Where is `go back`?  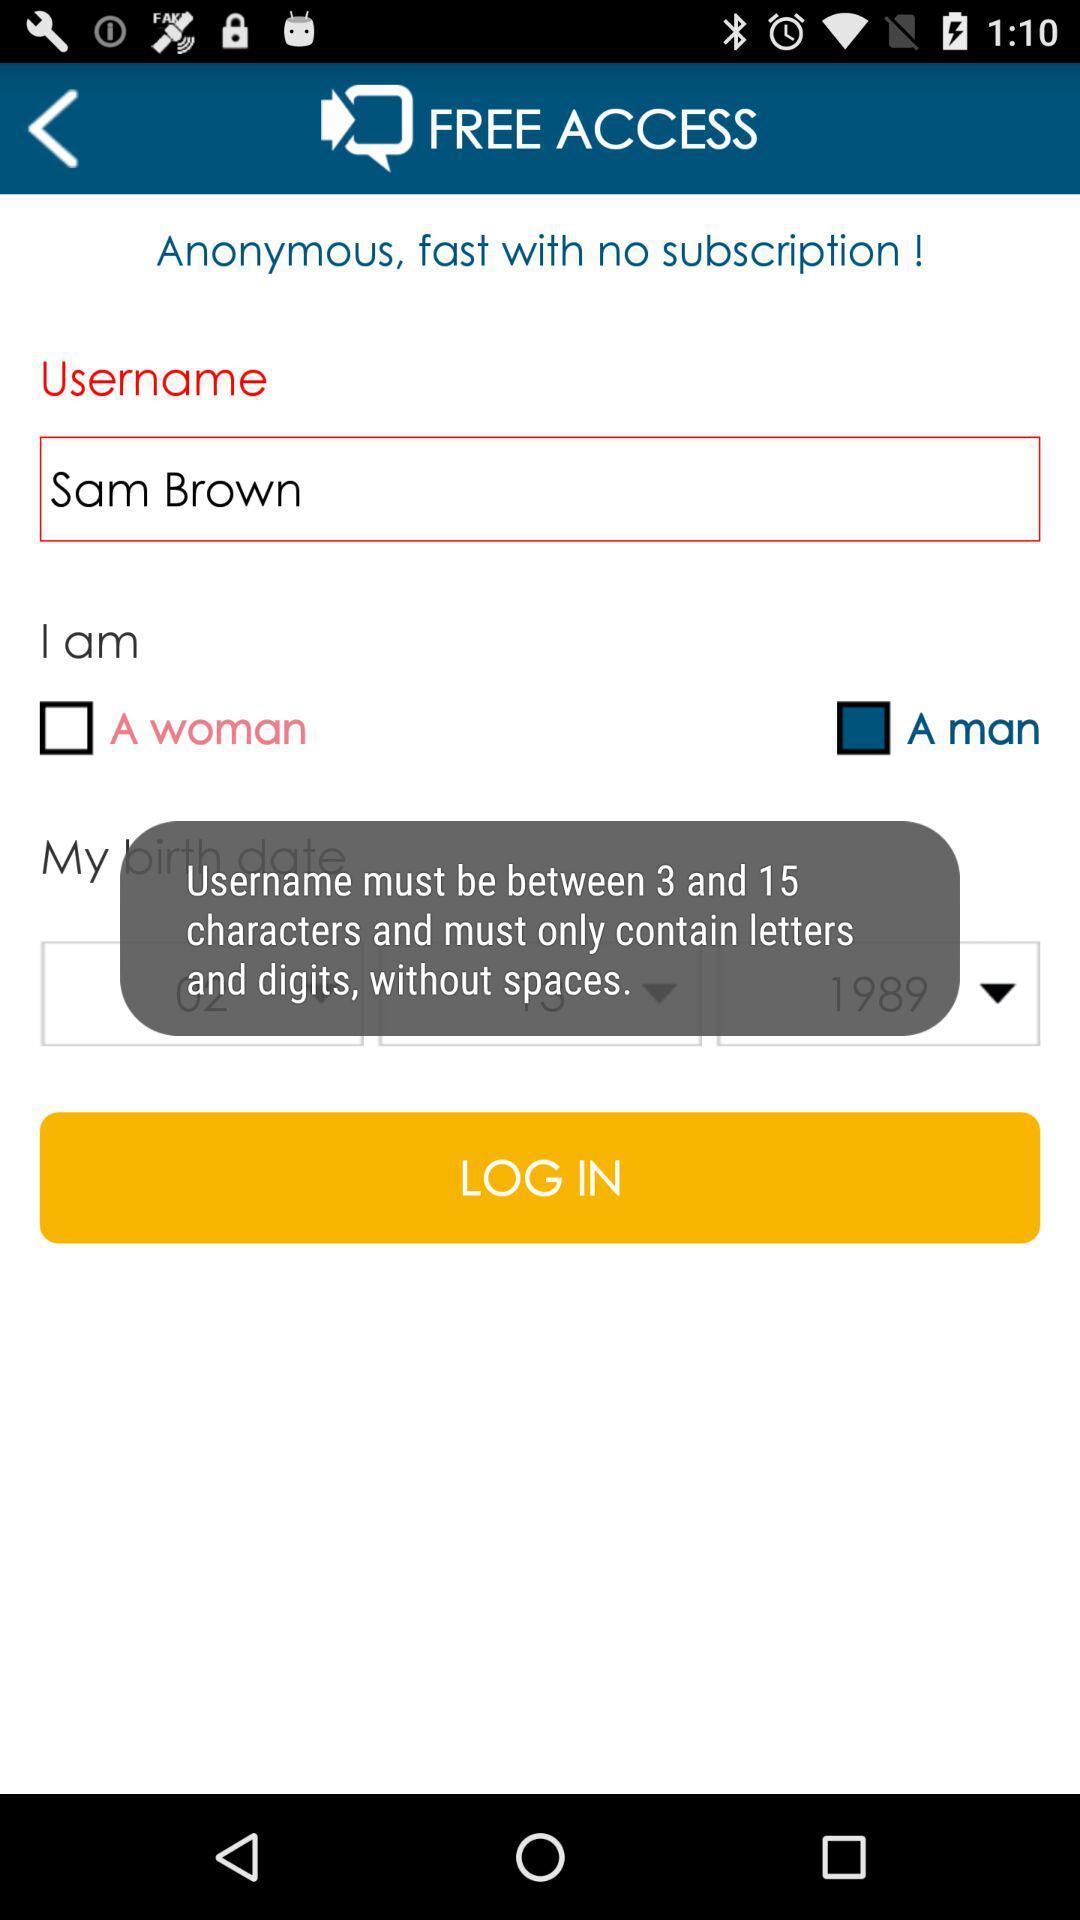 go back is located at coordinates (51, 127).